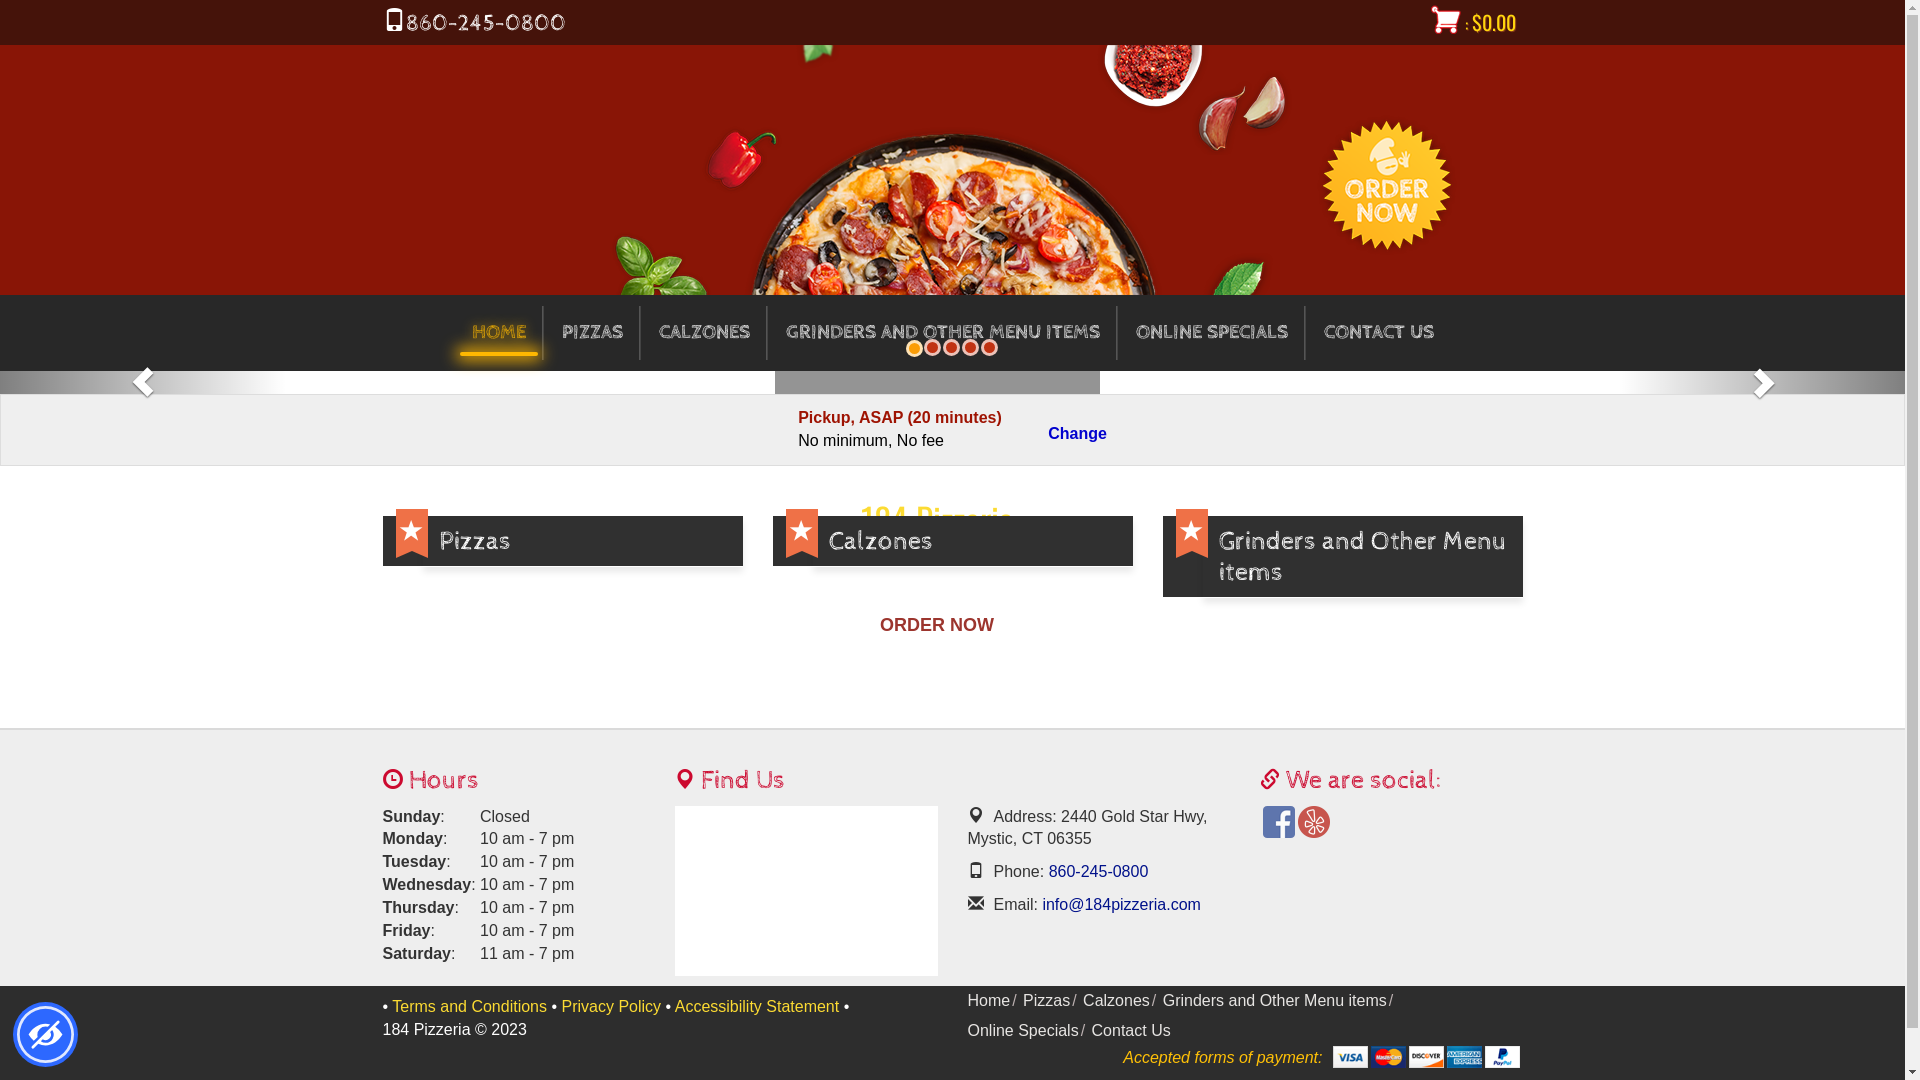  I want to click on ': $0.00', so click(1423, 23).